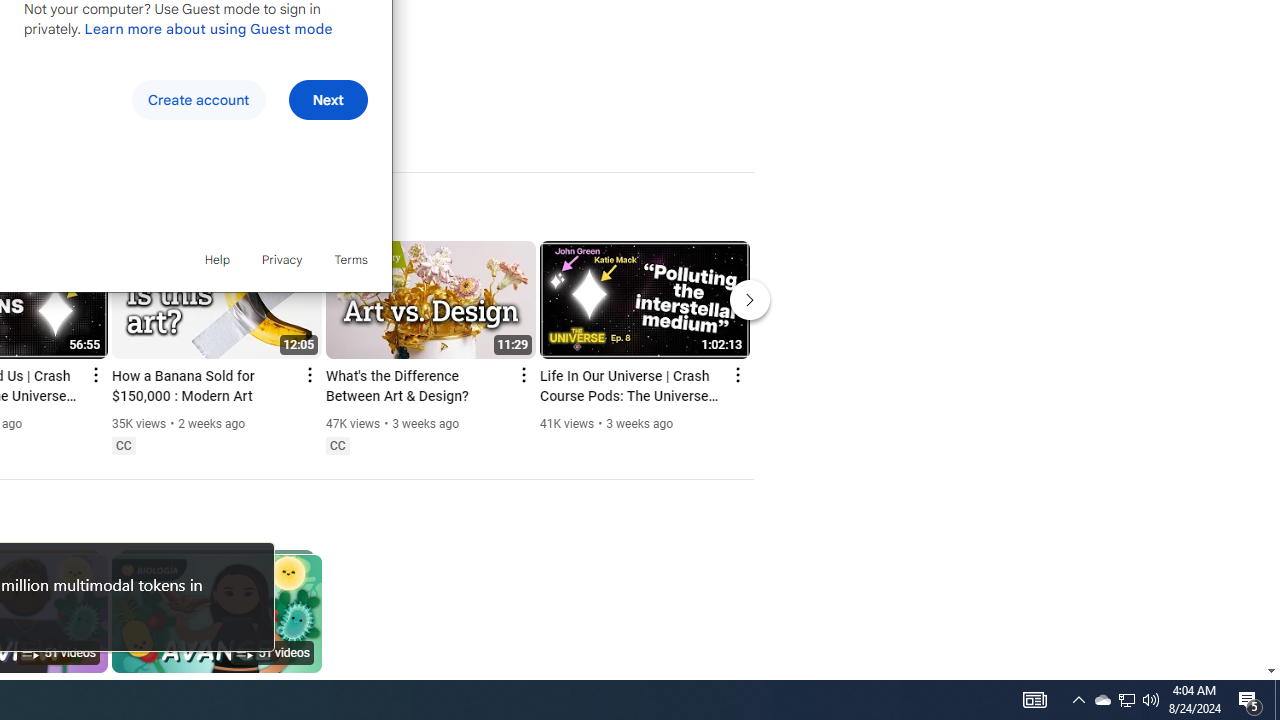 This screenshot has width=1280, height=720. Describe the element at coordinates (216, 258) in the screenshot. I see `'Help'` at that location.